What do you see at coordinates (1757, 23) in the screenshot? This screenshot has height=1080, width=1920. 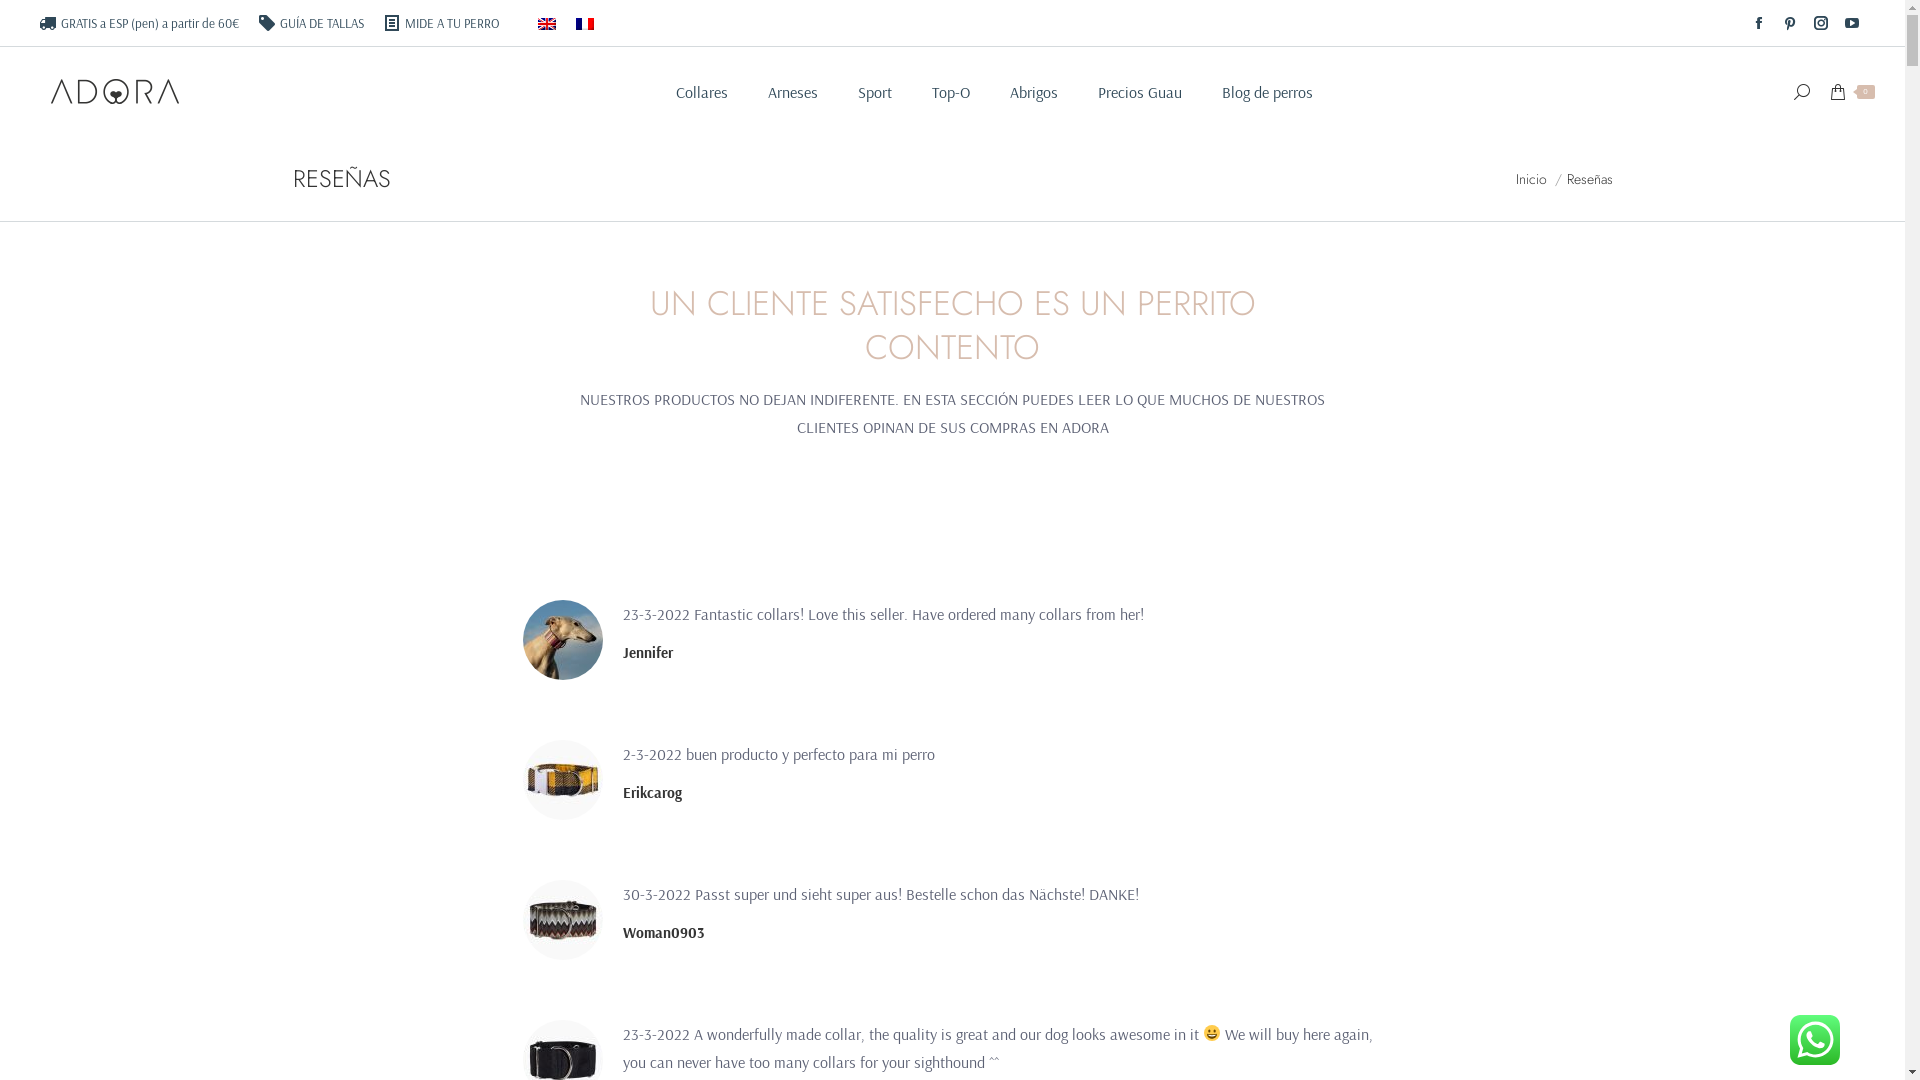 I see `'Facebook page opens in new window'` at bounding box center [1757, 23].